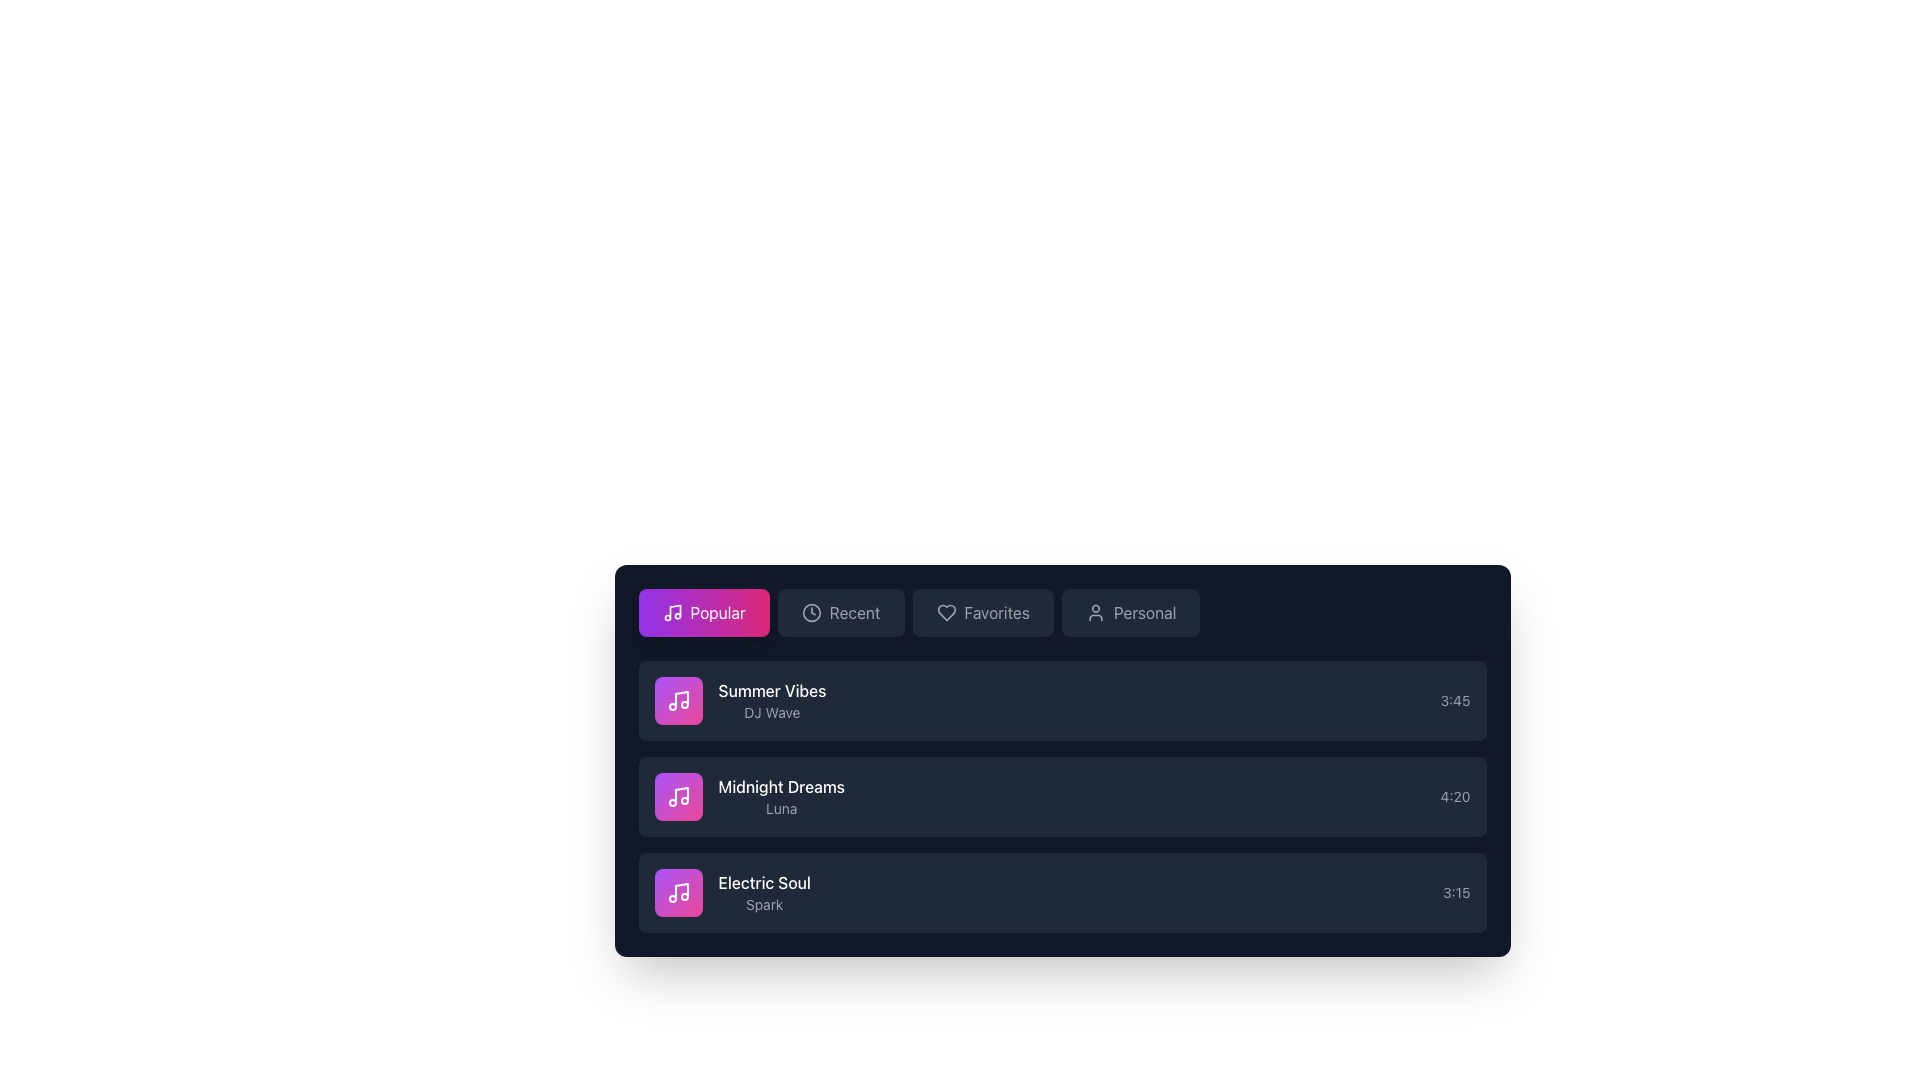  What do you see at coordinates (780, 785) in the screenshot?
I see `the text label displaying 'Midnight Dreams' in bold, white font, located in the second list item below 'Summer Vibes'` at bounding box center [780, 785].